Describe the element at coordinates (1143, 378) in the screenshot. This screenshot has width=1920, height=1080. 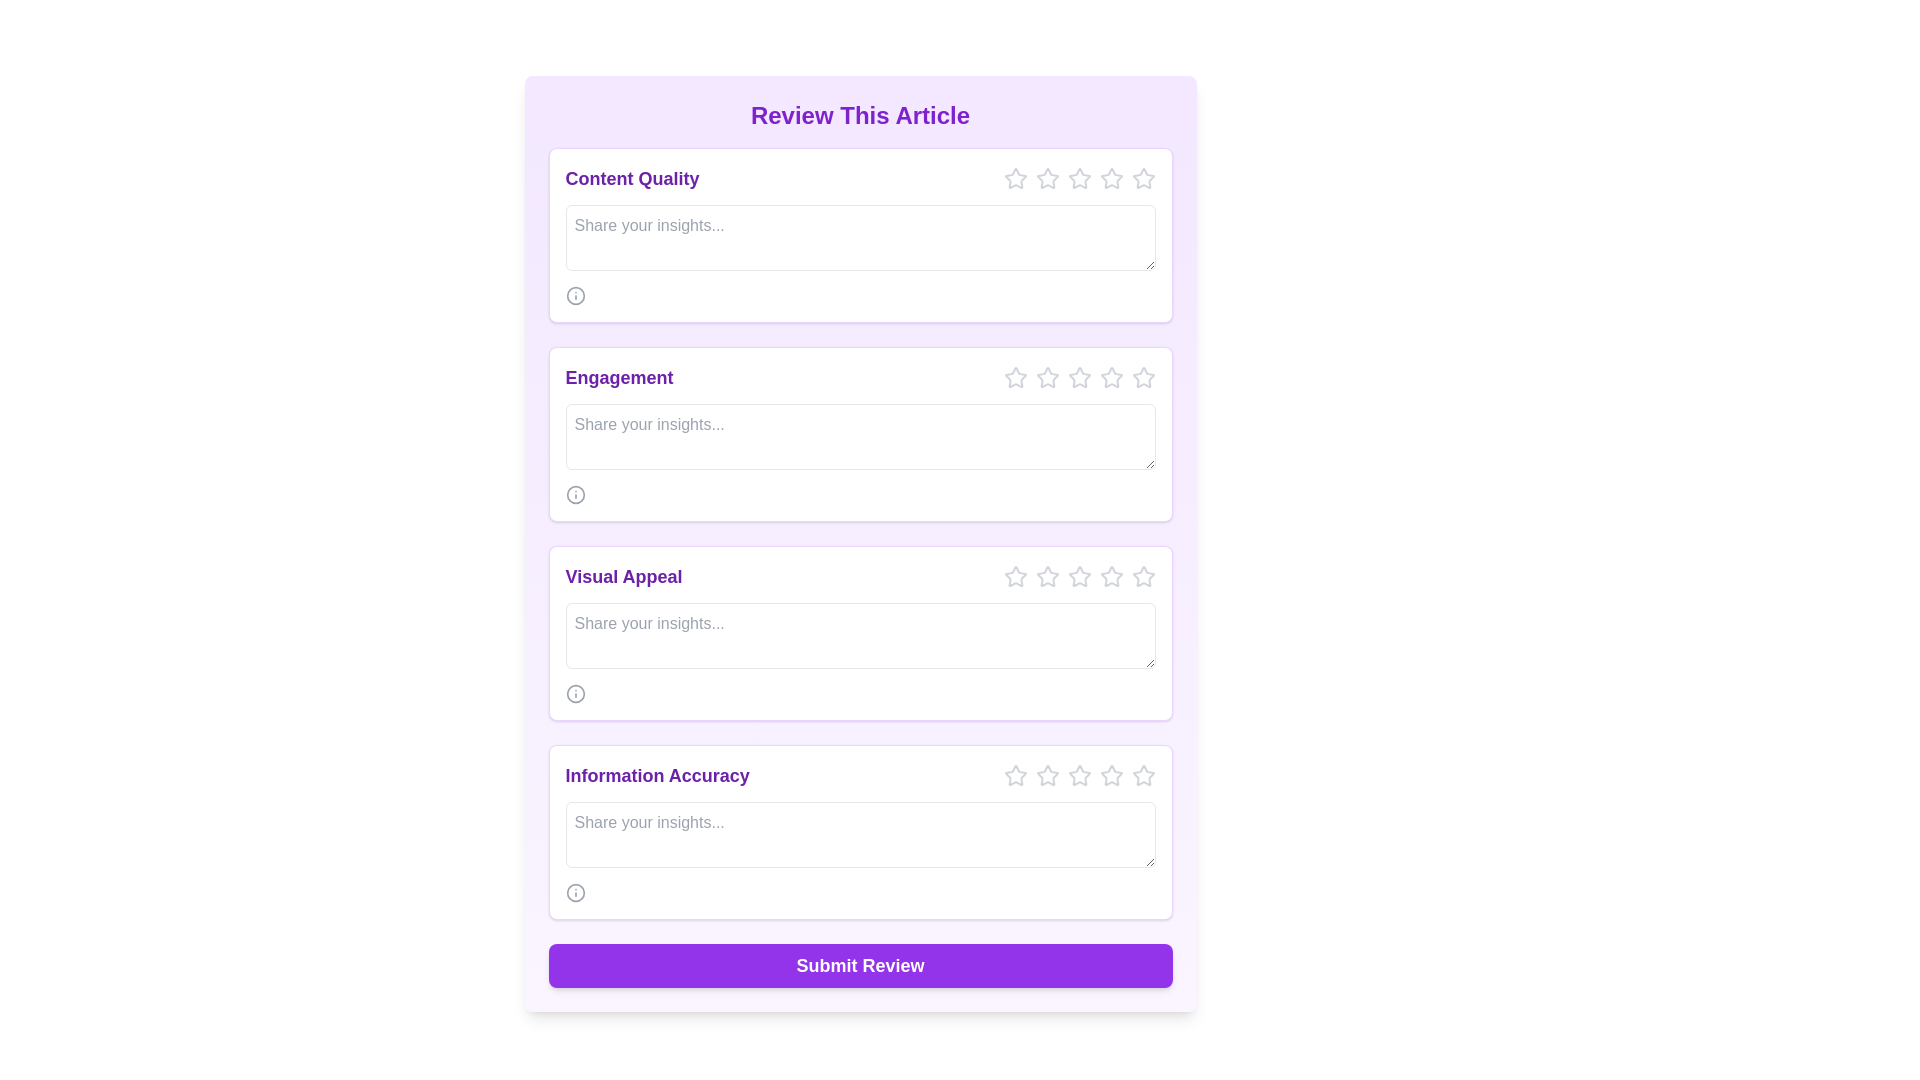
I see `the fifth star icon in the Engagement rating section, which sets the rating to five` at that location.